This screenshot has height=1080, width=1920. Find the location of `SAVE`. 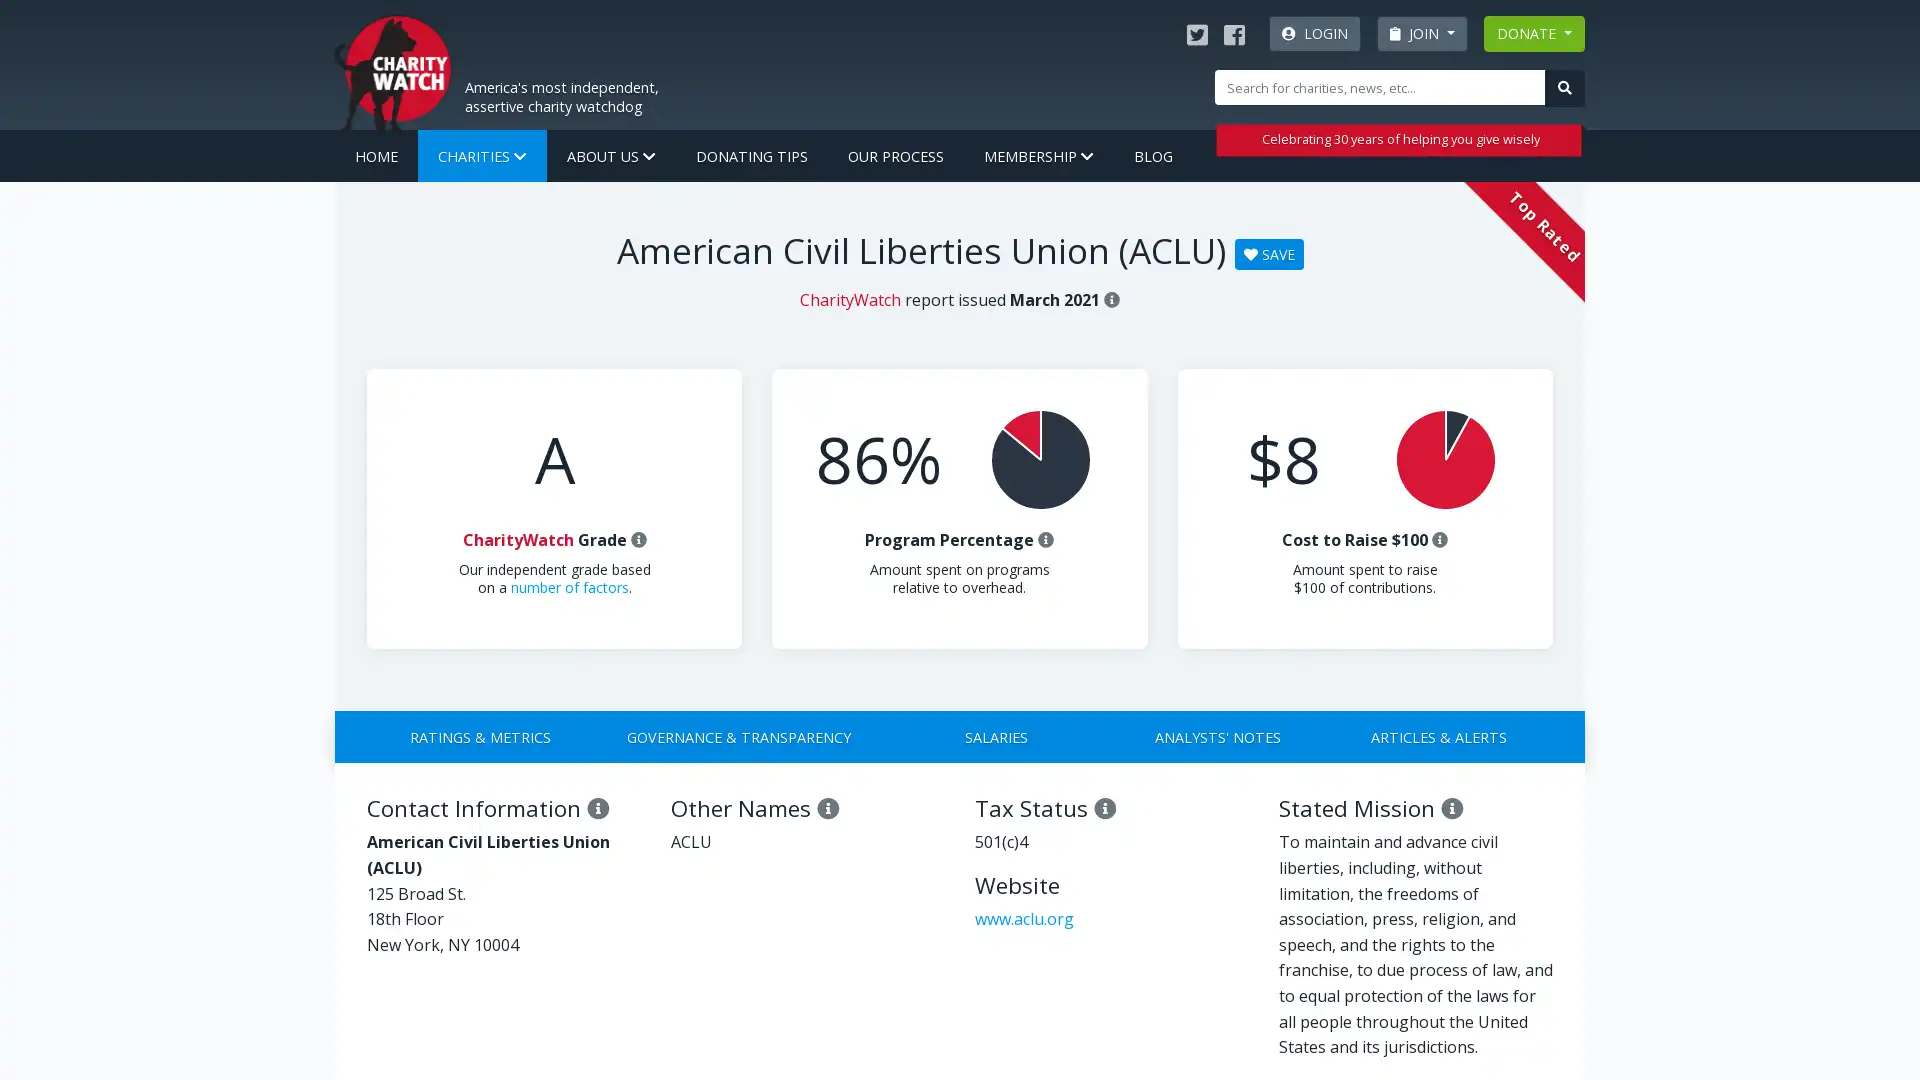

SAVE is located at coordinates (1267, 253).